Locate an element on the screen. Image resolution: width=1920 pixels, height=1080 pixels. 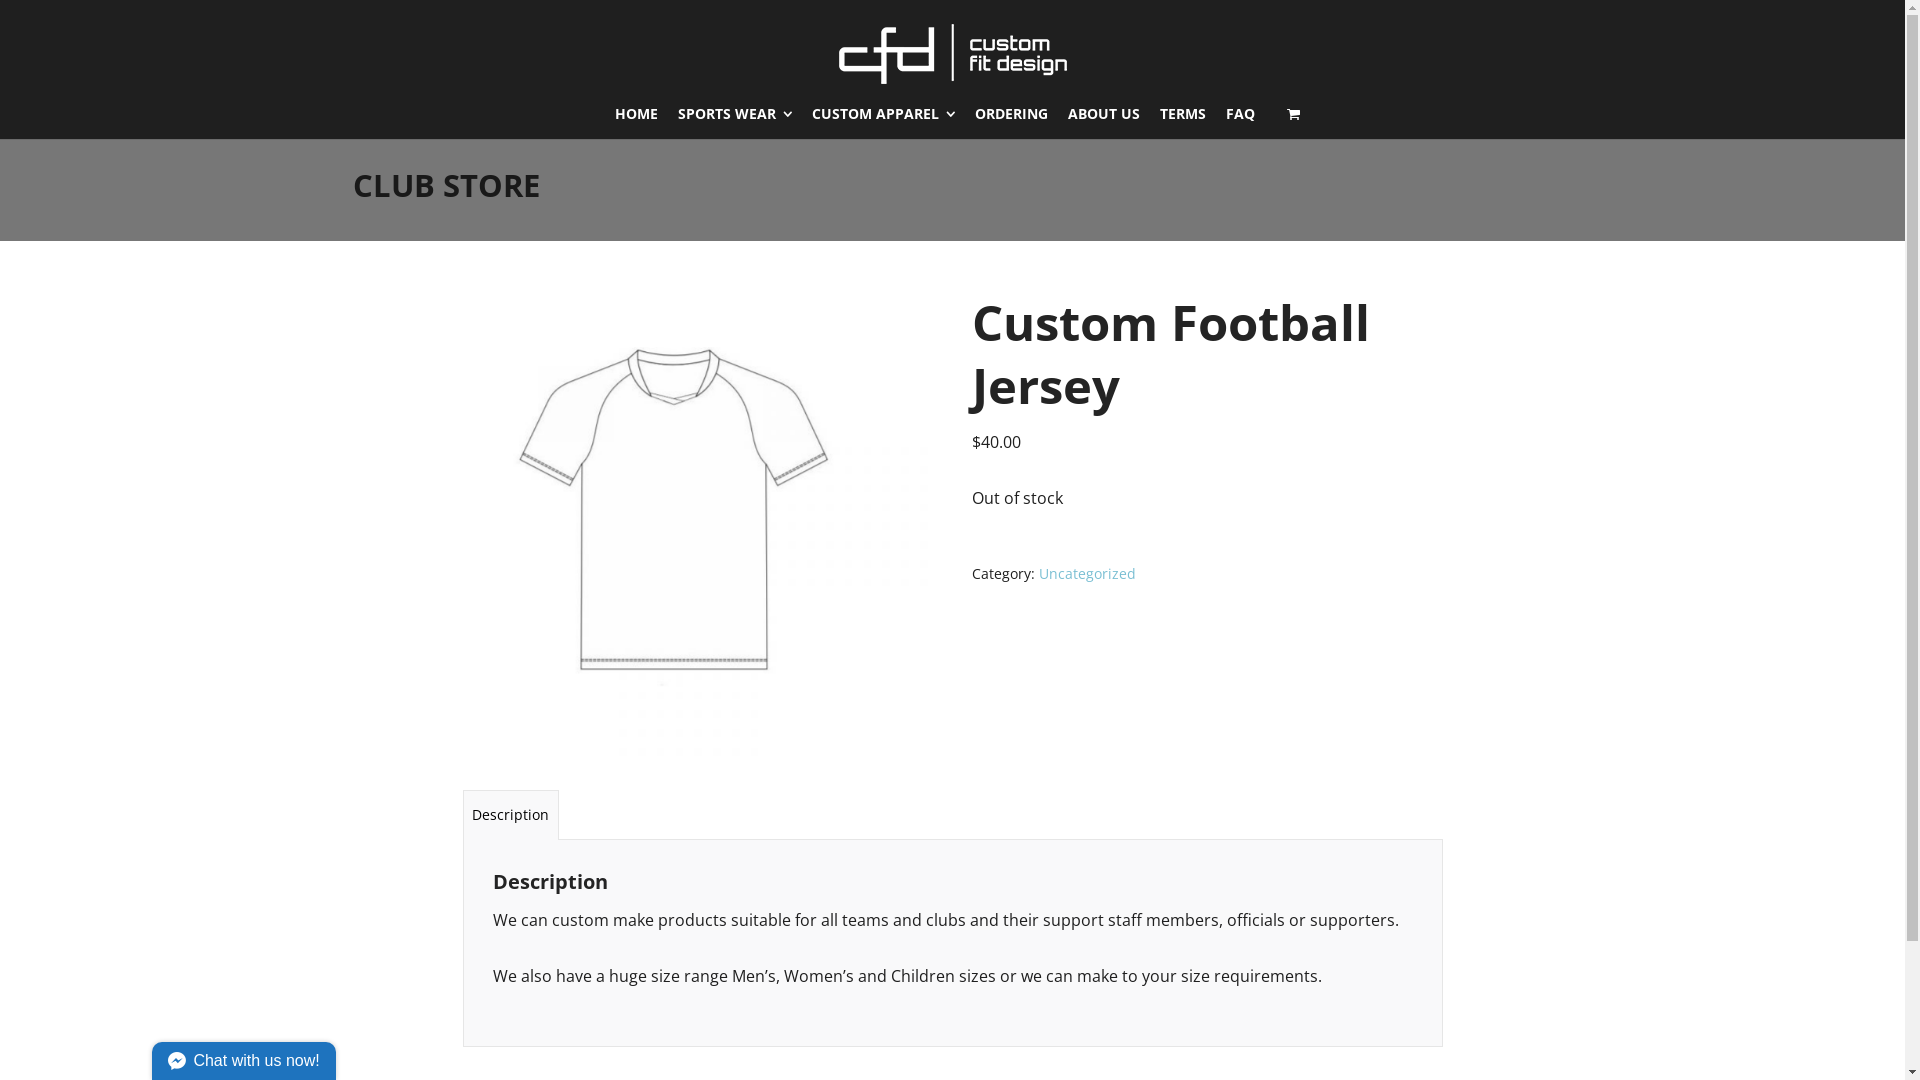
'ORDERING' is located at coordinates (1011, 114).